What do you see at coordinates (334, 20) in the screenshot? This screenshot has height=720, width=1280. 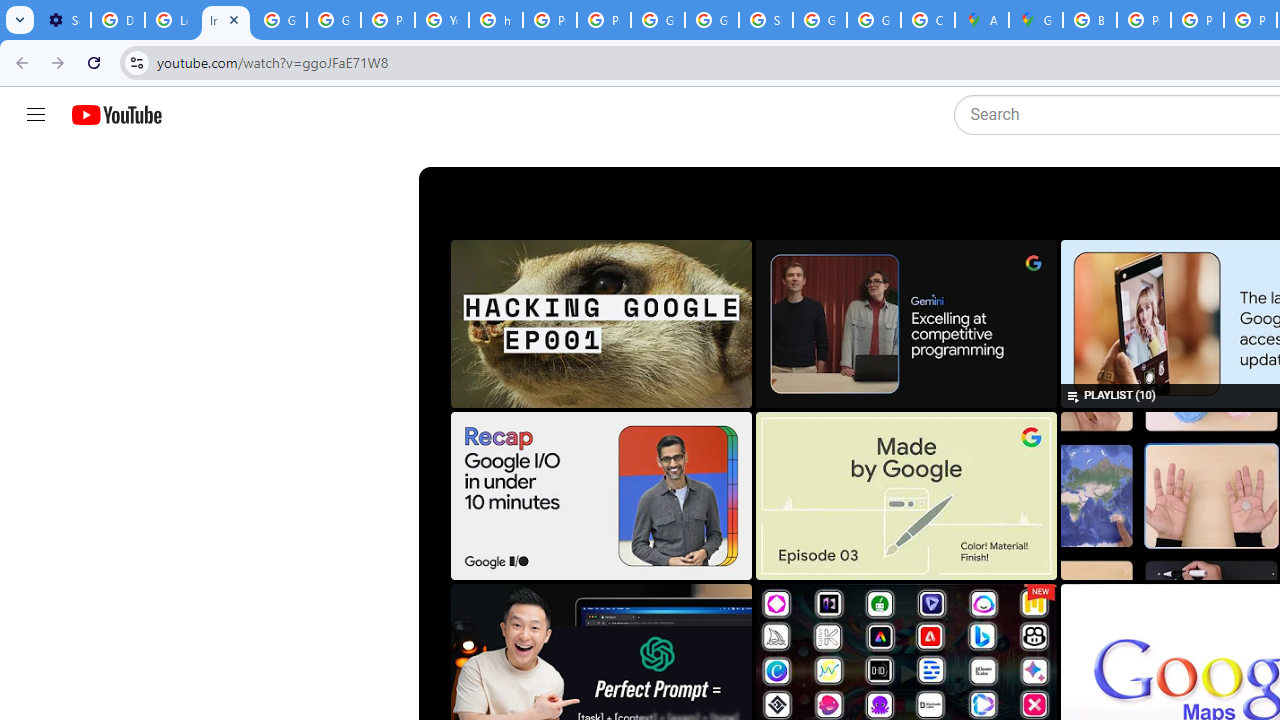 I see `'Google Account Help'` at bounding box center [334, 20].